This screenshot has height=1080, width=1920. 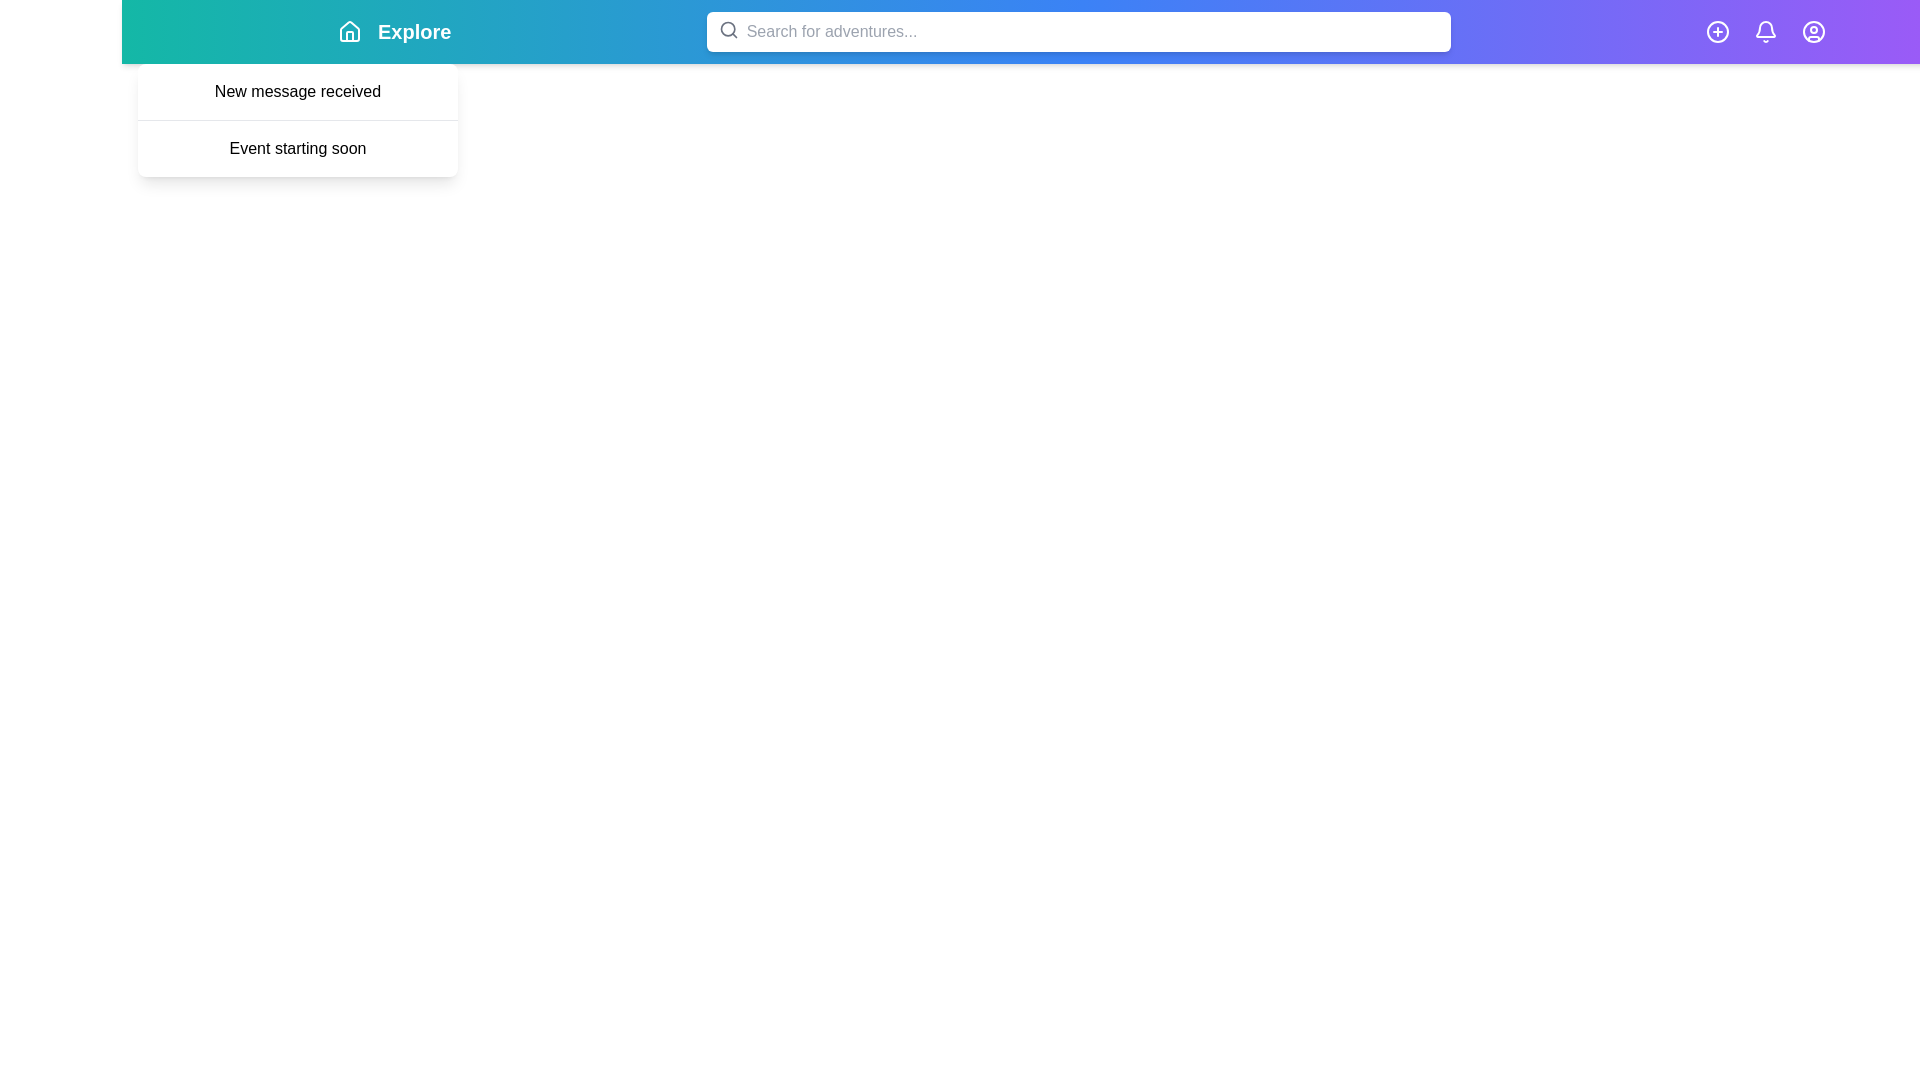 What do you see at coordinates (350, 31) in the screenshot?
I see `the home icon to toggle the menu visibility` at bounding box center [350, 31].